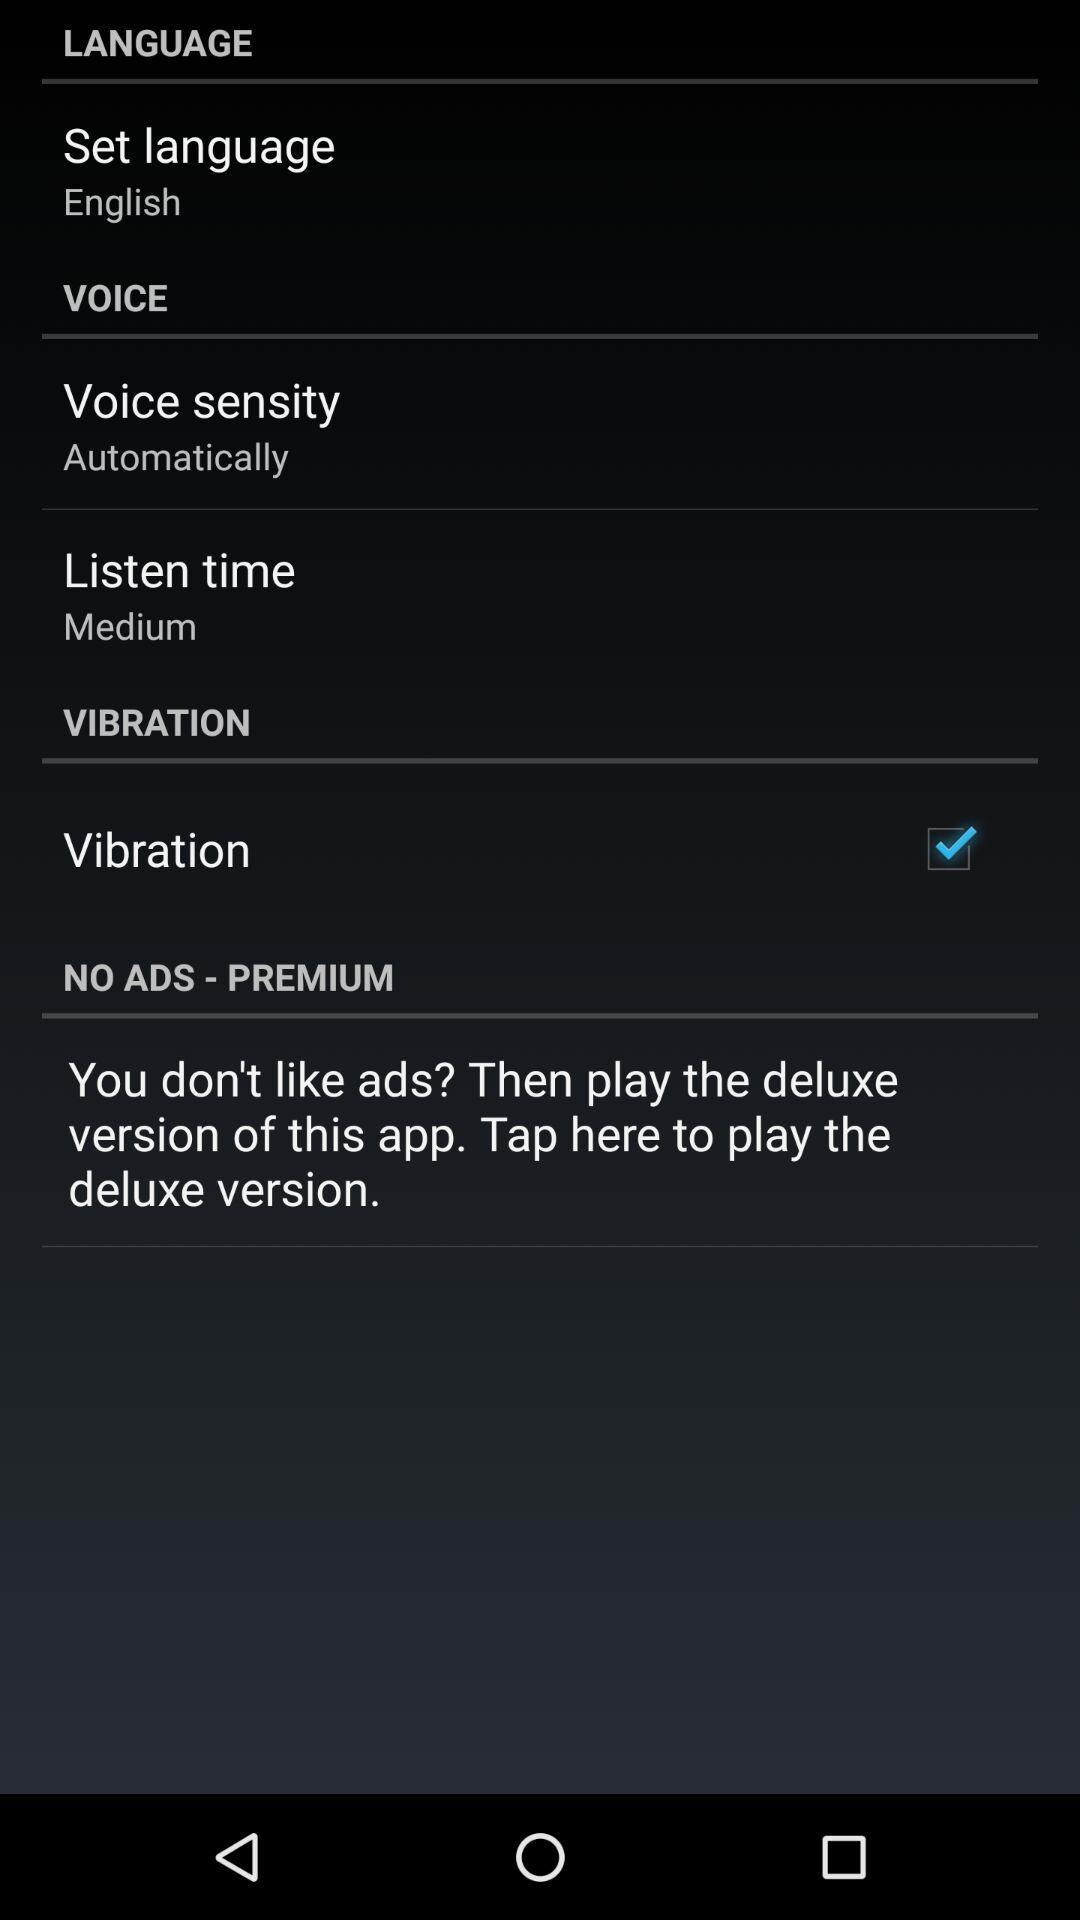 Image resolution: width=1080 pixels, height=1920 pixels. I want to click on the english icon, so click(122, 201).